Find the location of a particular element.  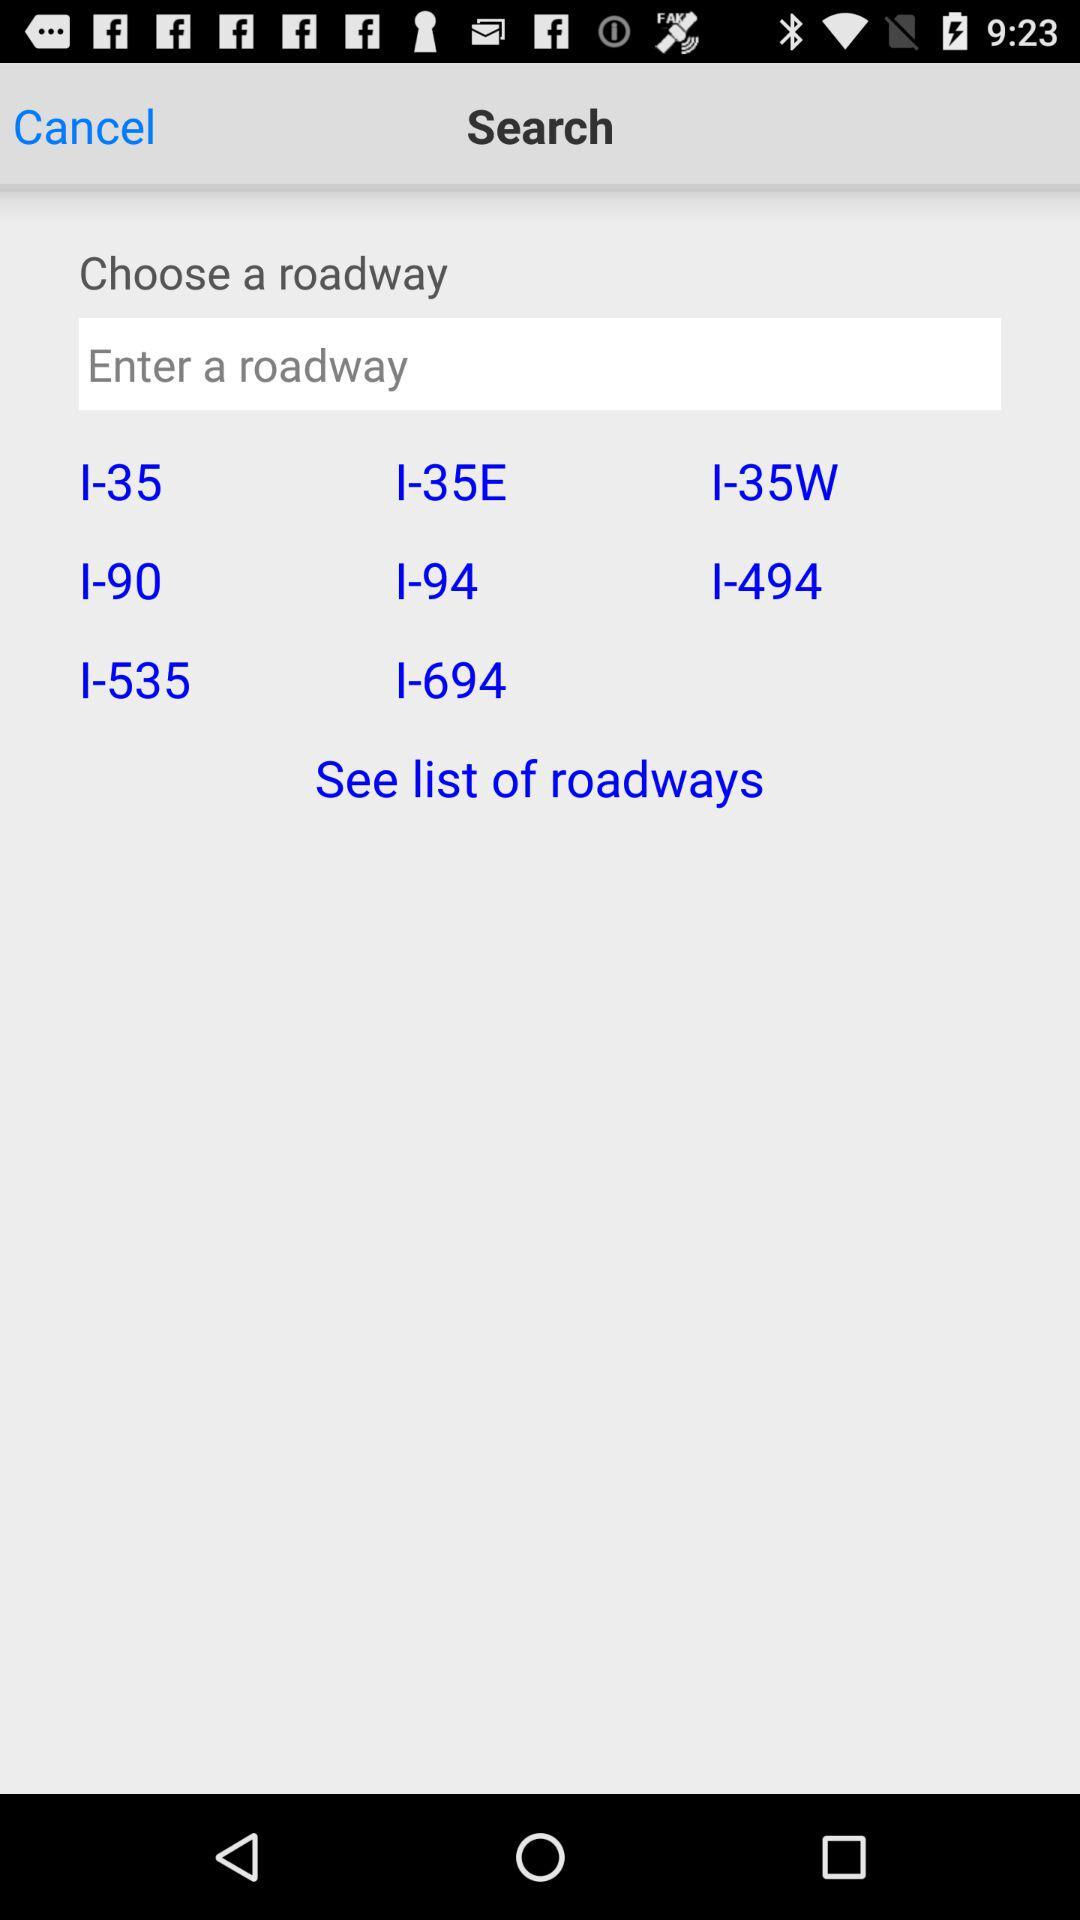

the i-90 app is located at coordinates (223, 578).